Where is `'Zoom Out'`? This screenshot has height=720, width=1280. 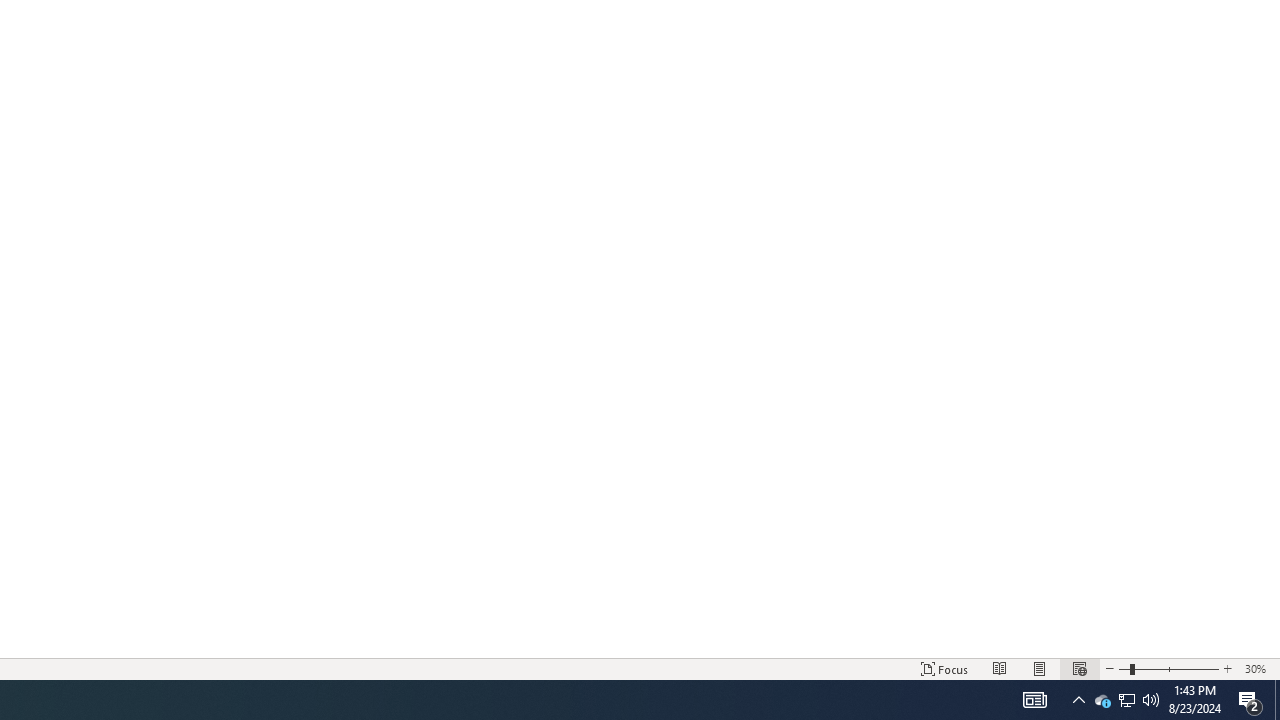 'Zoom Out' is located at coordinates (1124, 669).